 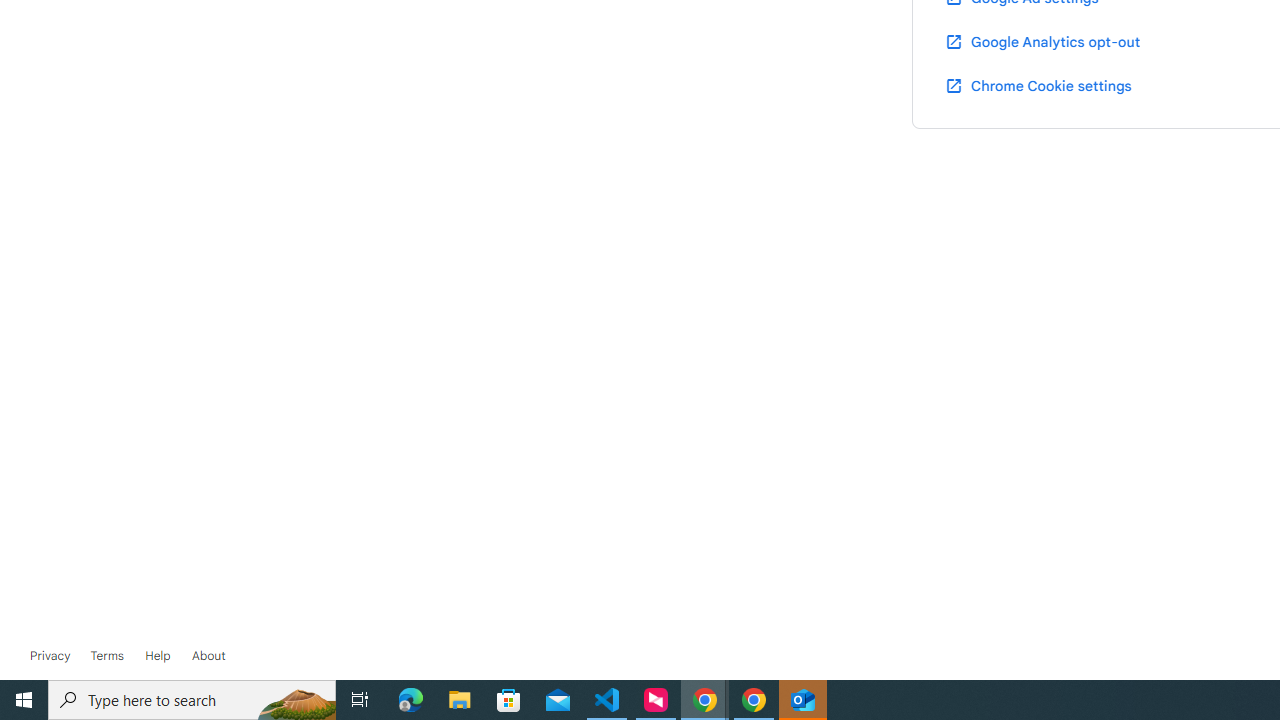 I want to click on 'Google Analytics opt-out', so click(x=1040, y=41).